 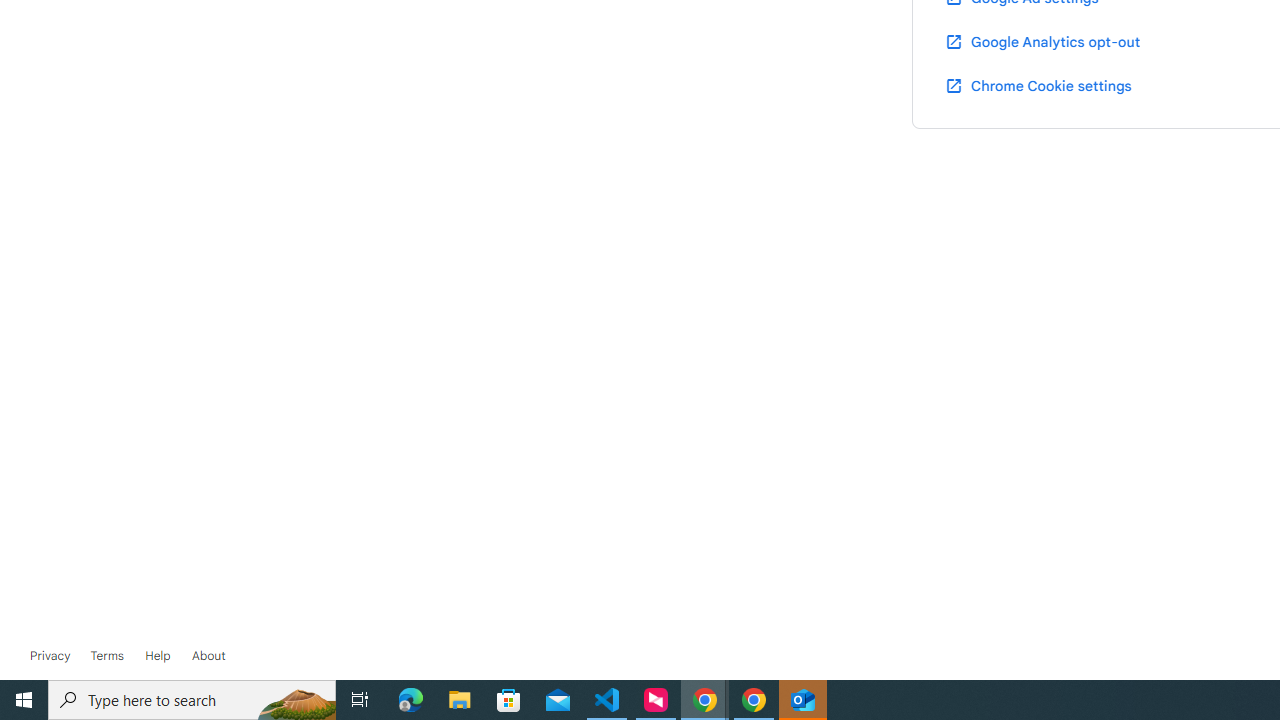 I want to click on 'Google Analytics opt-out', so click(x=1040, y=41).